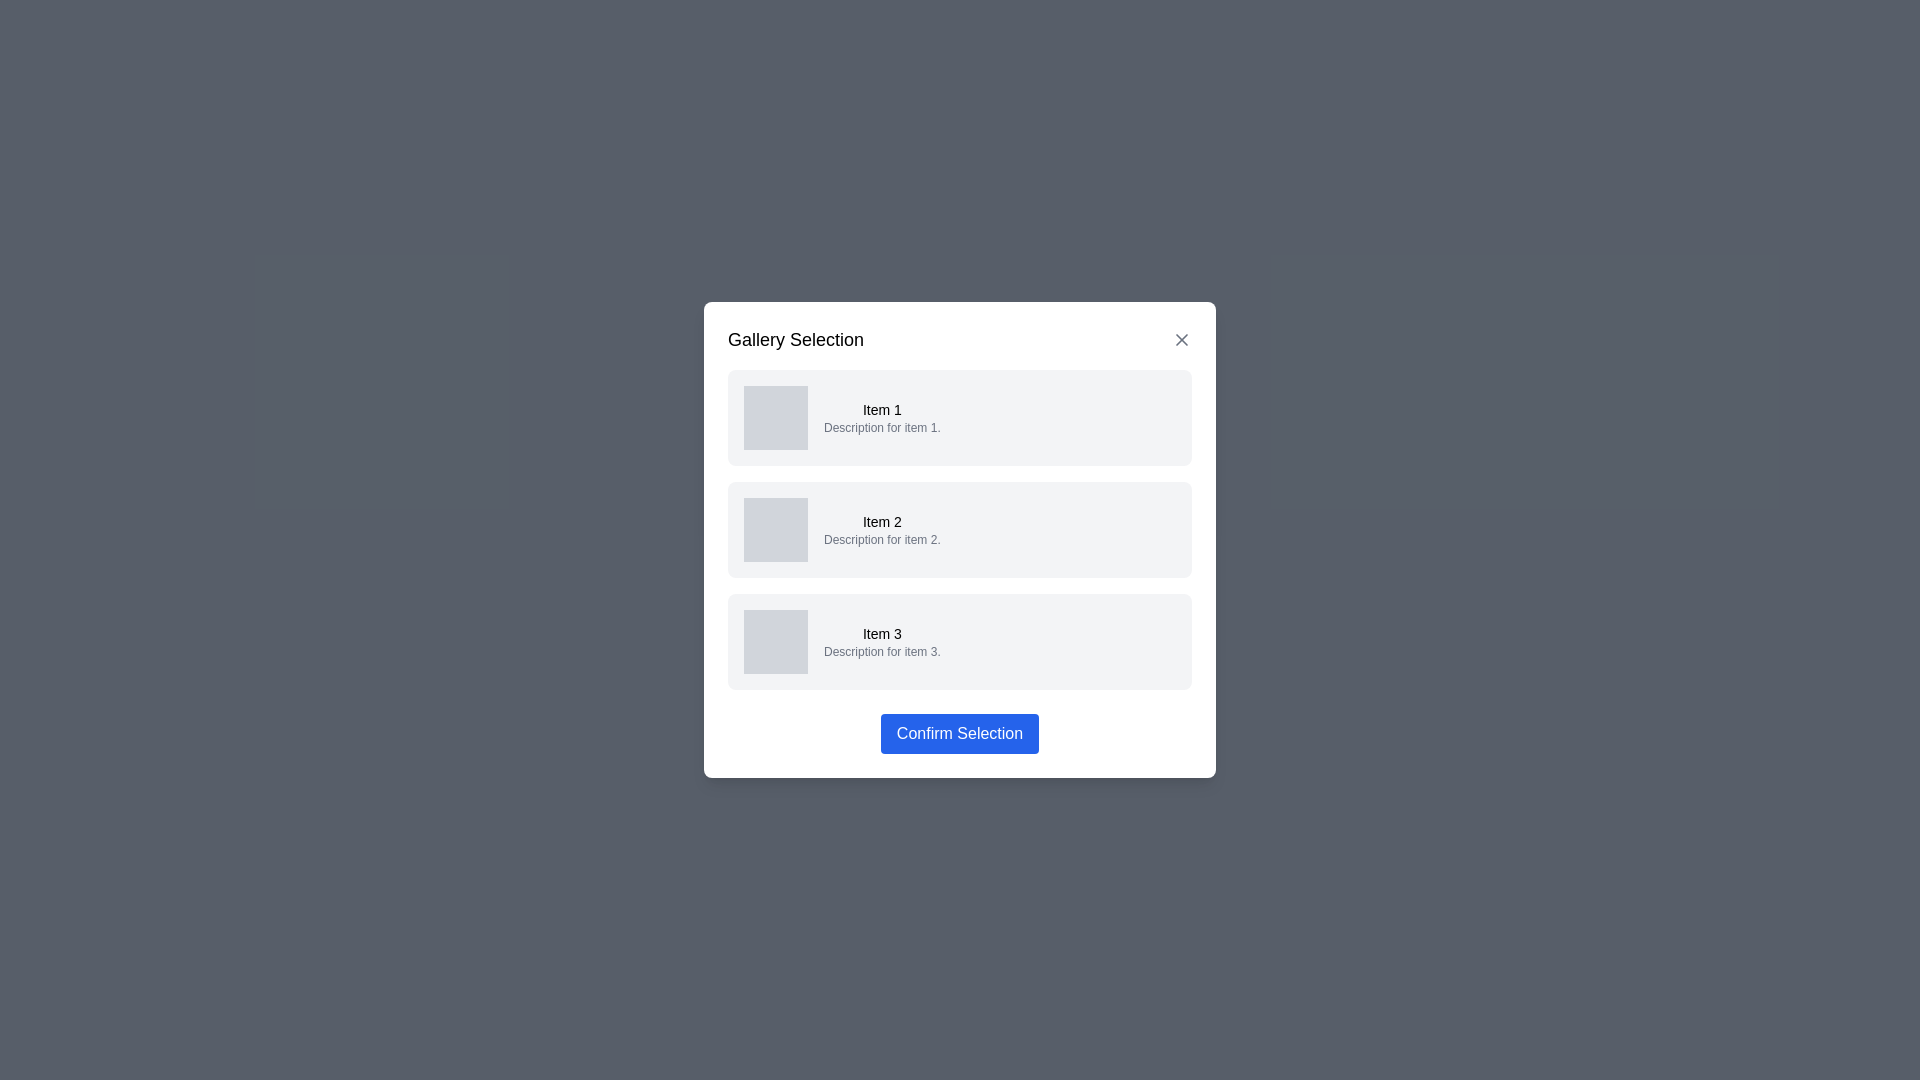  What do you see at coordinates (881, 641) in the screenshot?
I see `the text content display for the third option in the 'Gallery Selection' list` at bounding box center [881, 641].